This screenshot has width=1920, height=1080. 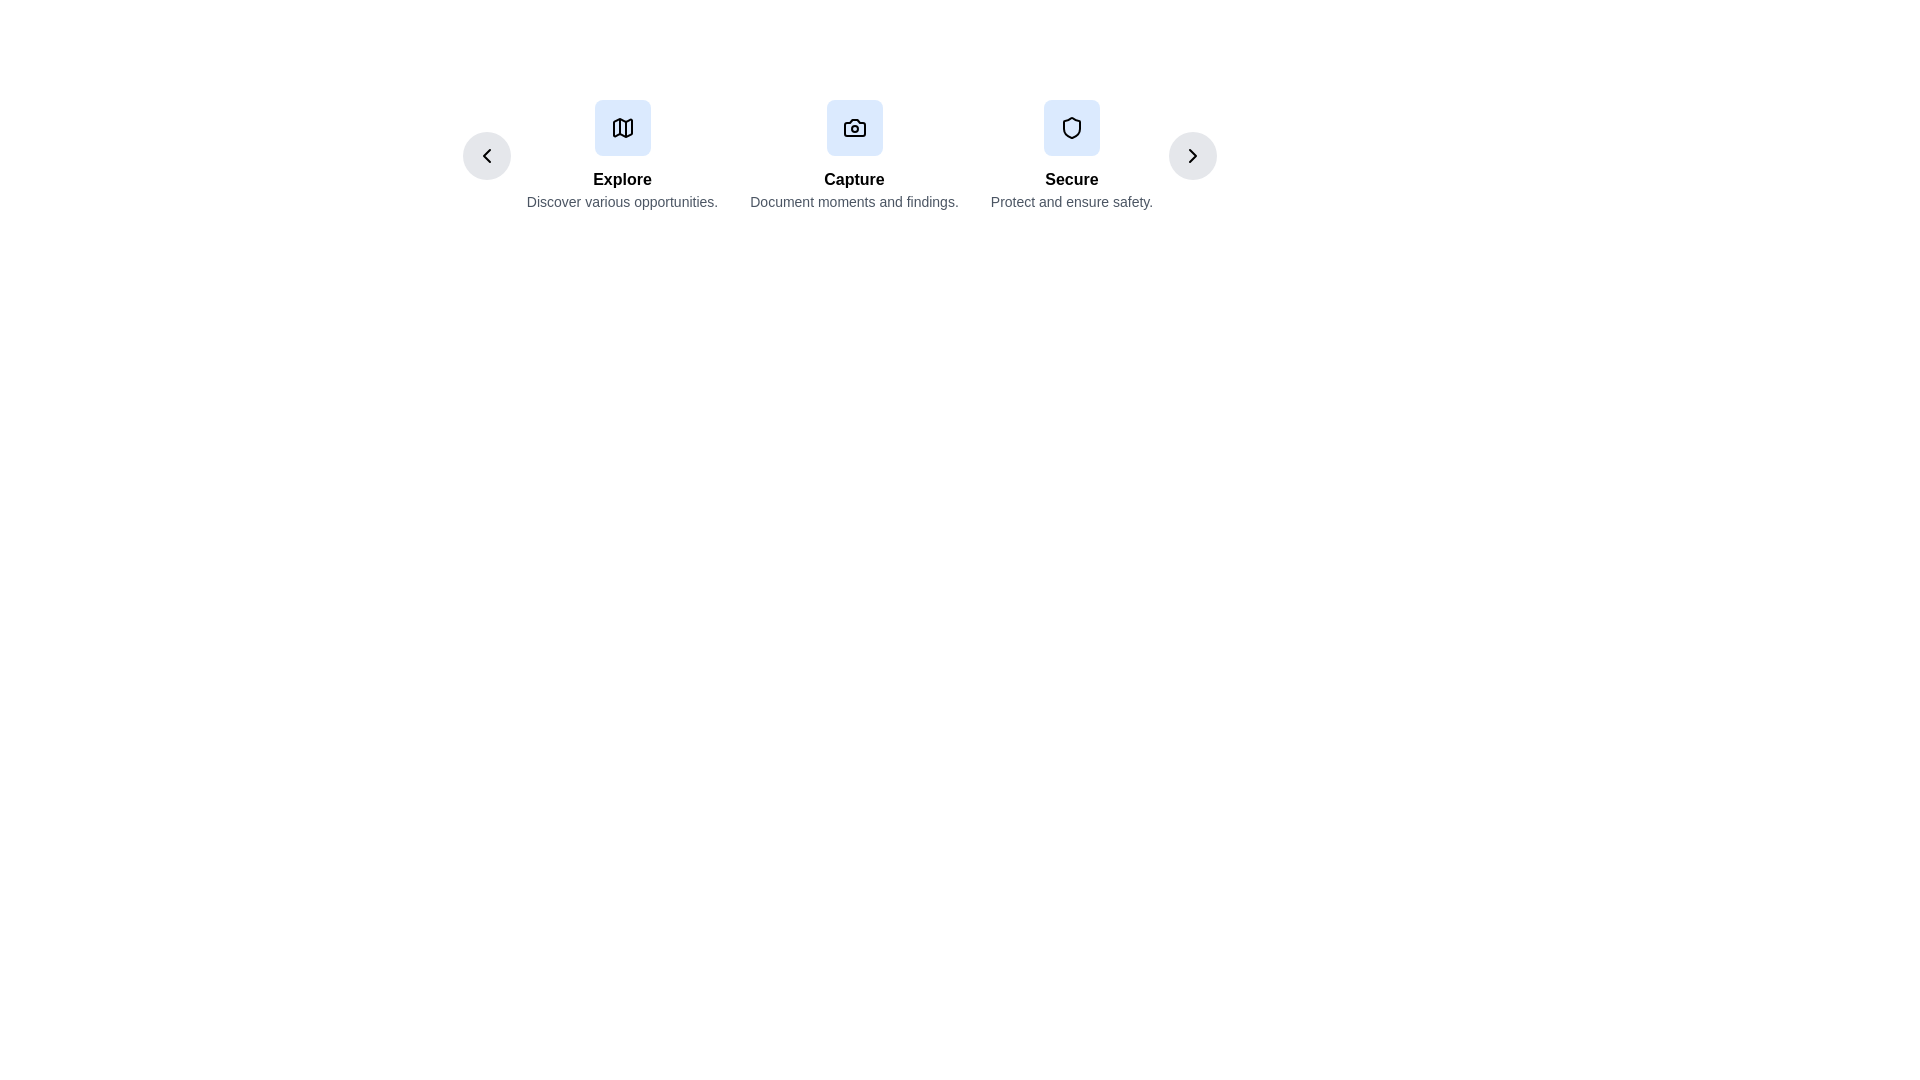 What do you see at coordinates (486, 154) in the screenshot?
I see `the left arrow icon, which is a thin chevron pointing to the left, black in color, located on the far left side of the interface adjacent to a circular button` at bounding box center [486, 154].